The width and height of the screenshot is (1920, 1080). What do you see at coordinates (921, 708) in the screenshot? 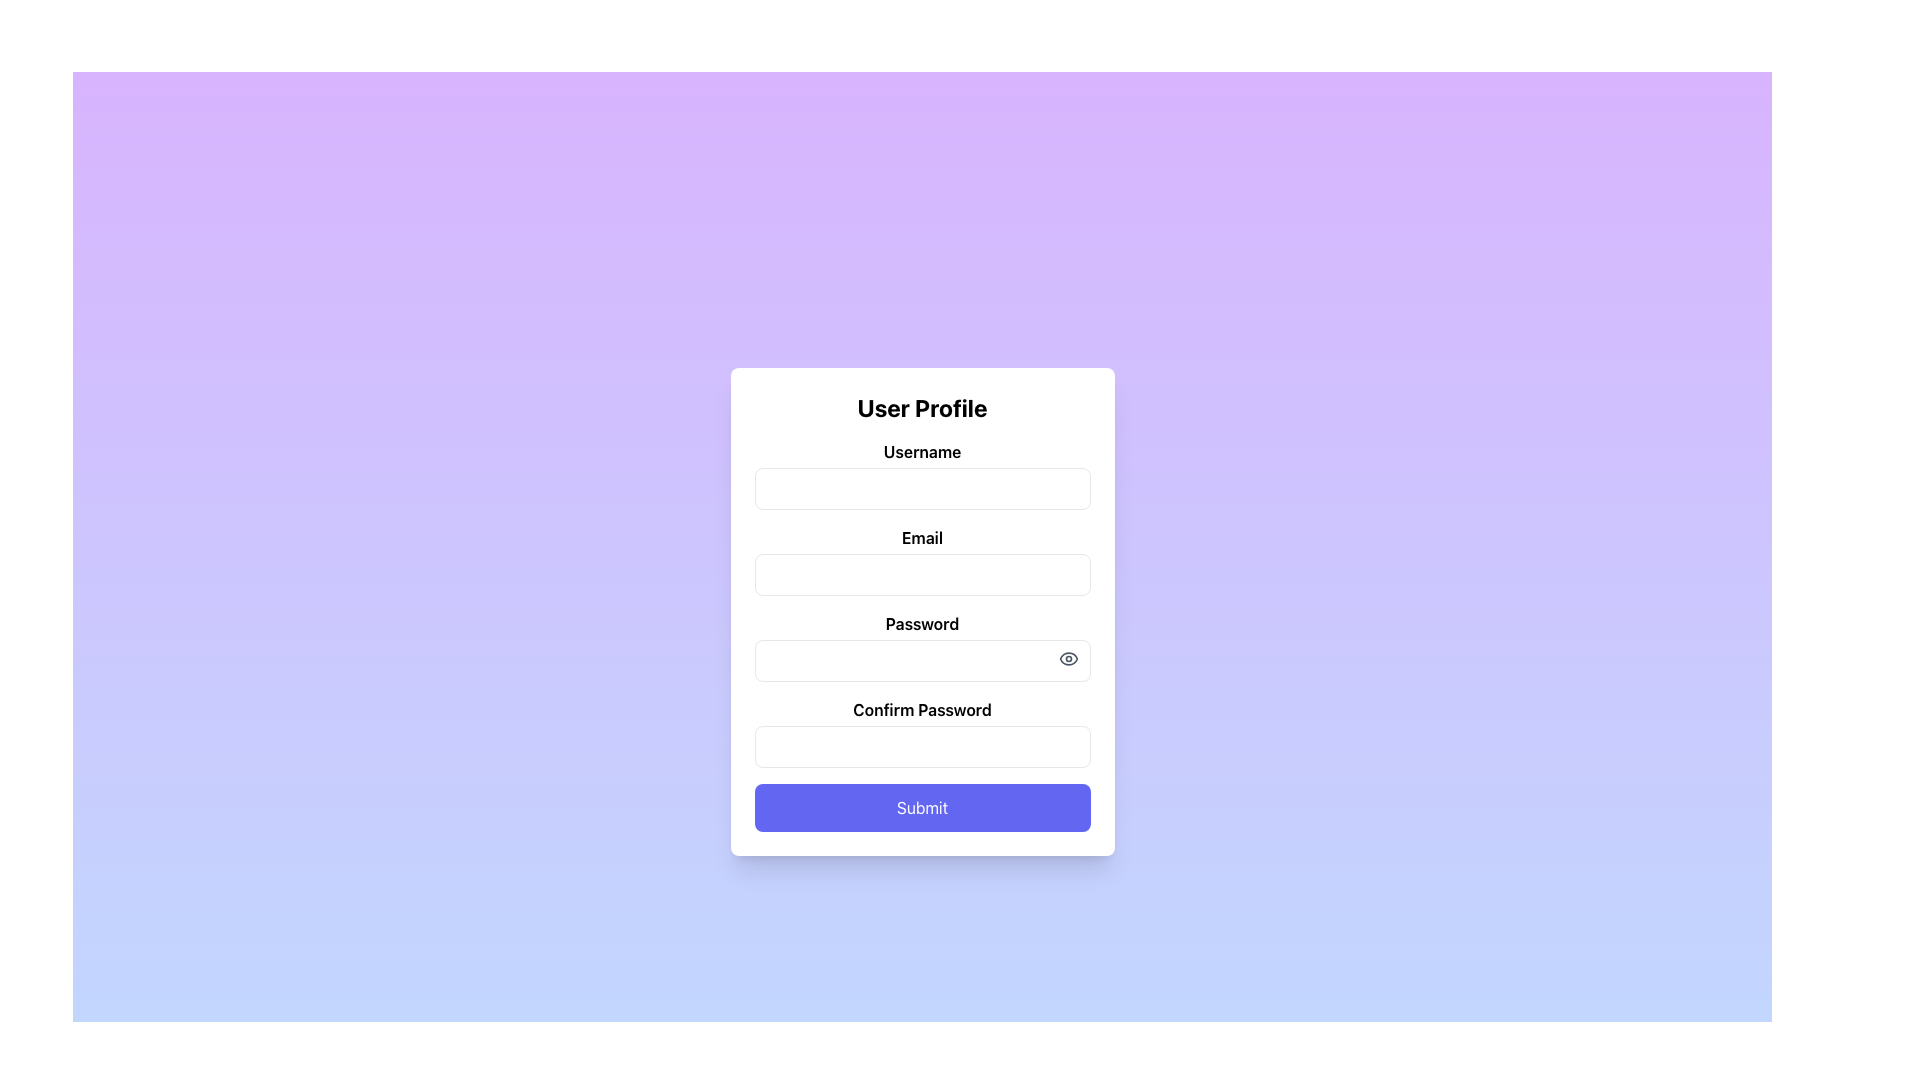
I see `the text label indicating the purpose of the password confirmation input field, which is positioned above the confirmation input box in the user profile form` at bounding box center [921, 708].